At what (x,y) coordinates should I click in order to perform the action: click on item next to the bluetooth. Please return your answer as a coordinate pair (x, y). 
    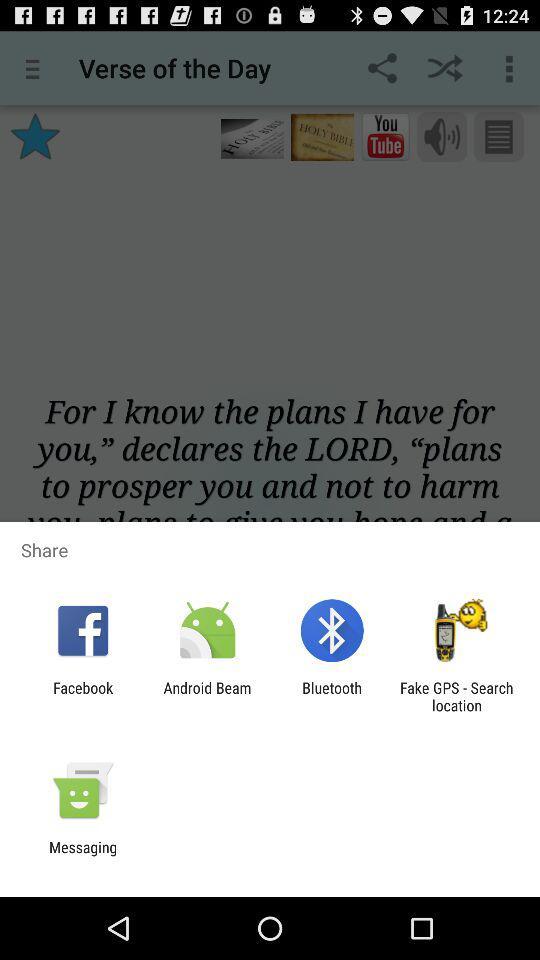
    Looking at the image, I should click on (206, 696).